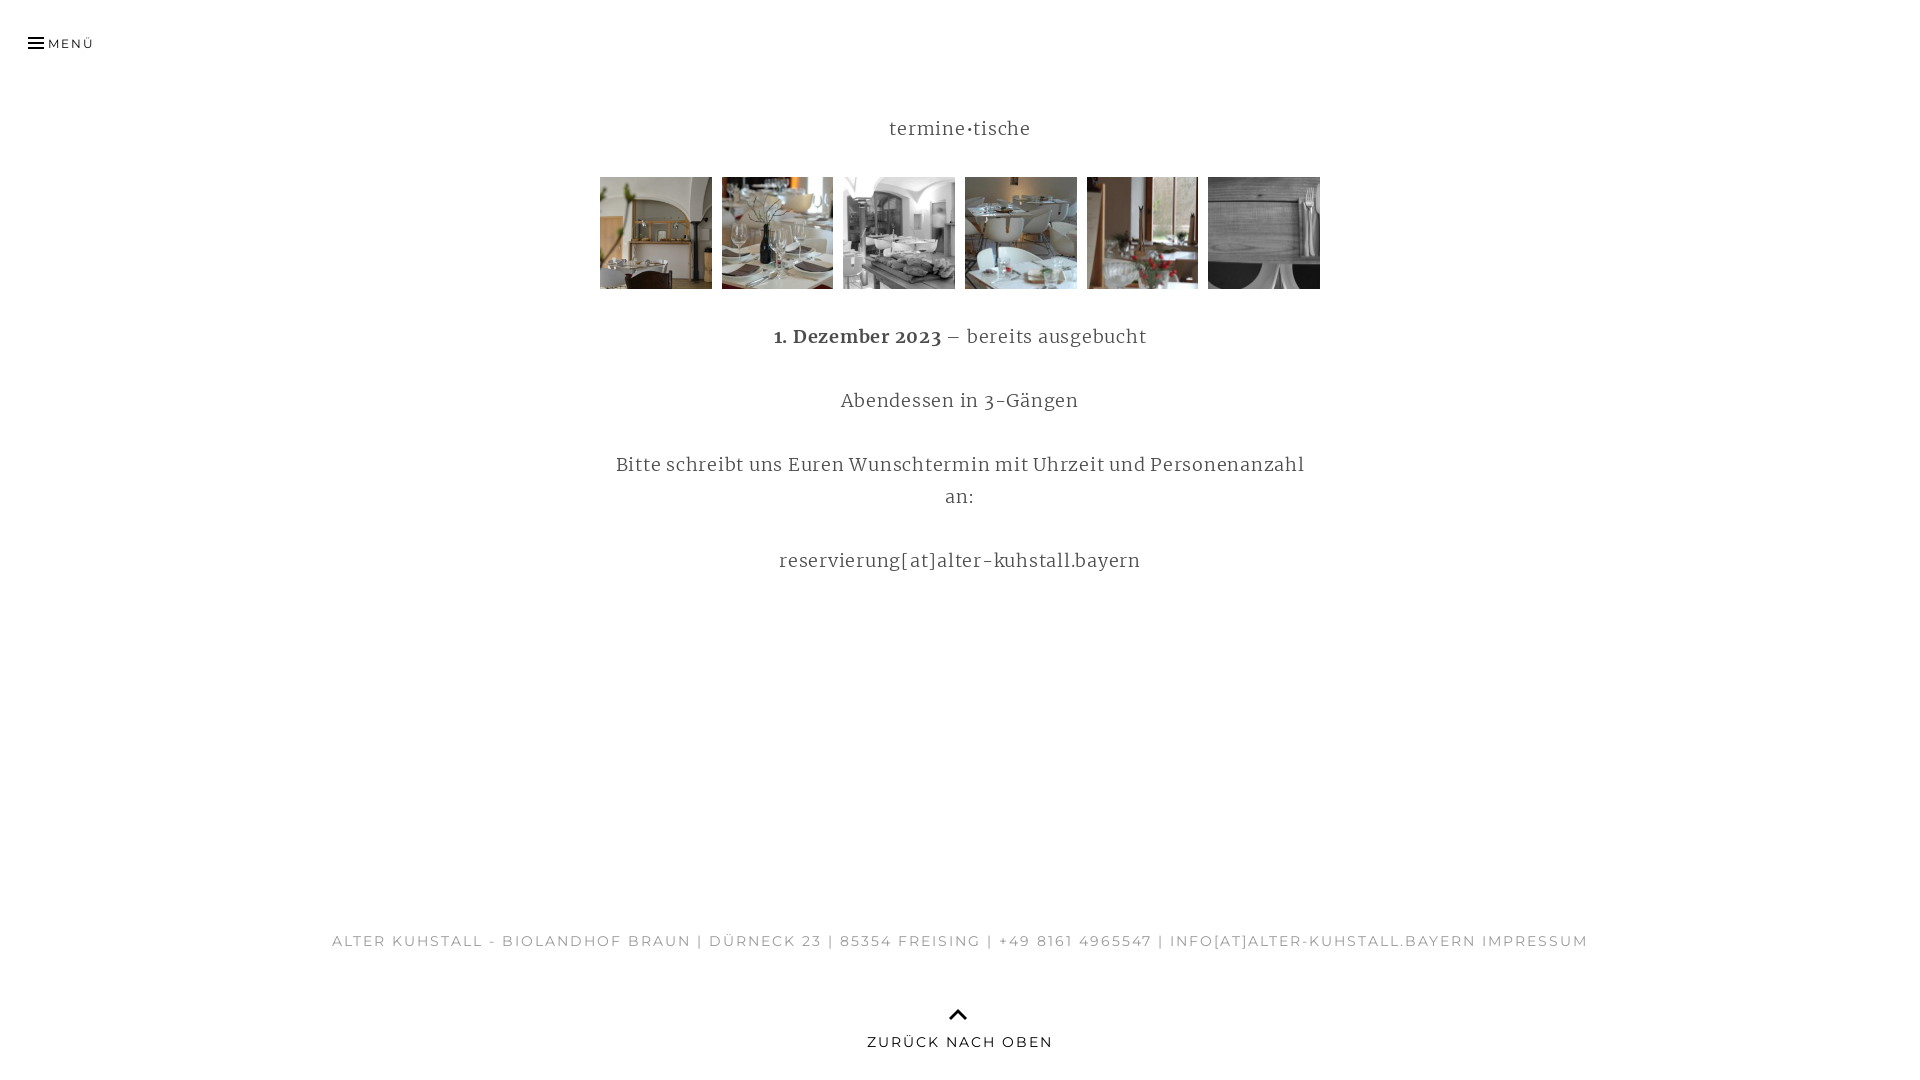 The image size is (1920, 1080). Describe the element at coordinates (801, 231) in the screenshot. I see `'Raum 3'` at that location.